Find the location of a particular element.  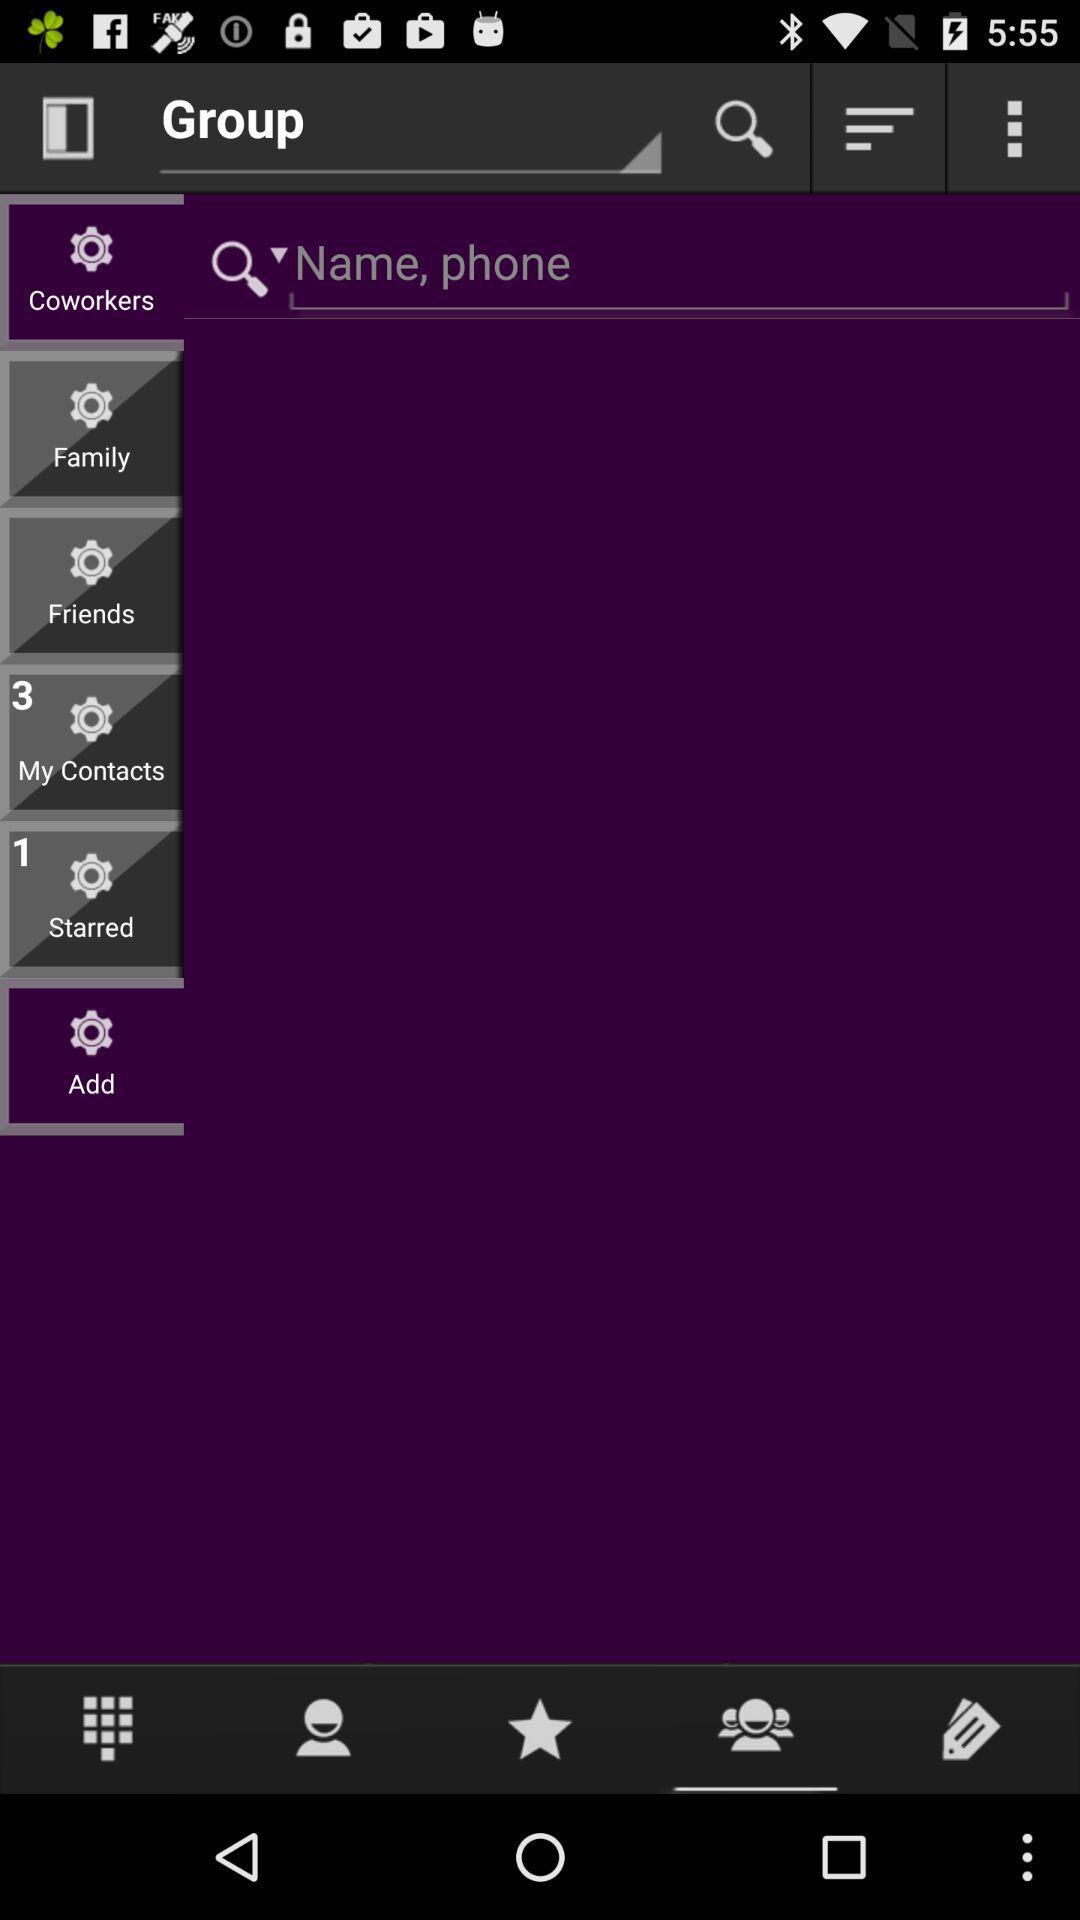

add item is located at coordinates (91, 1098).